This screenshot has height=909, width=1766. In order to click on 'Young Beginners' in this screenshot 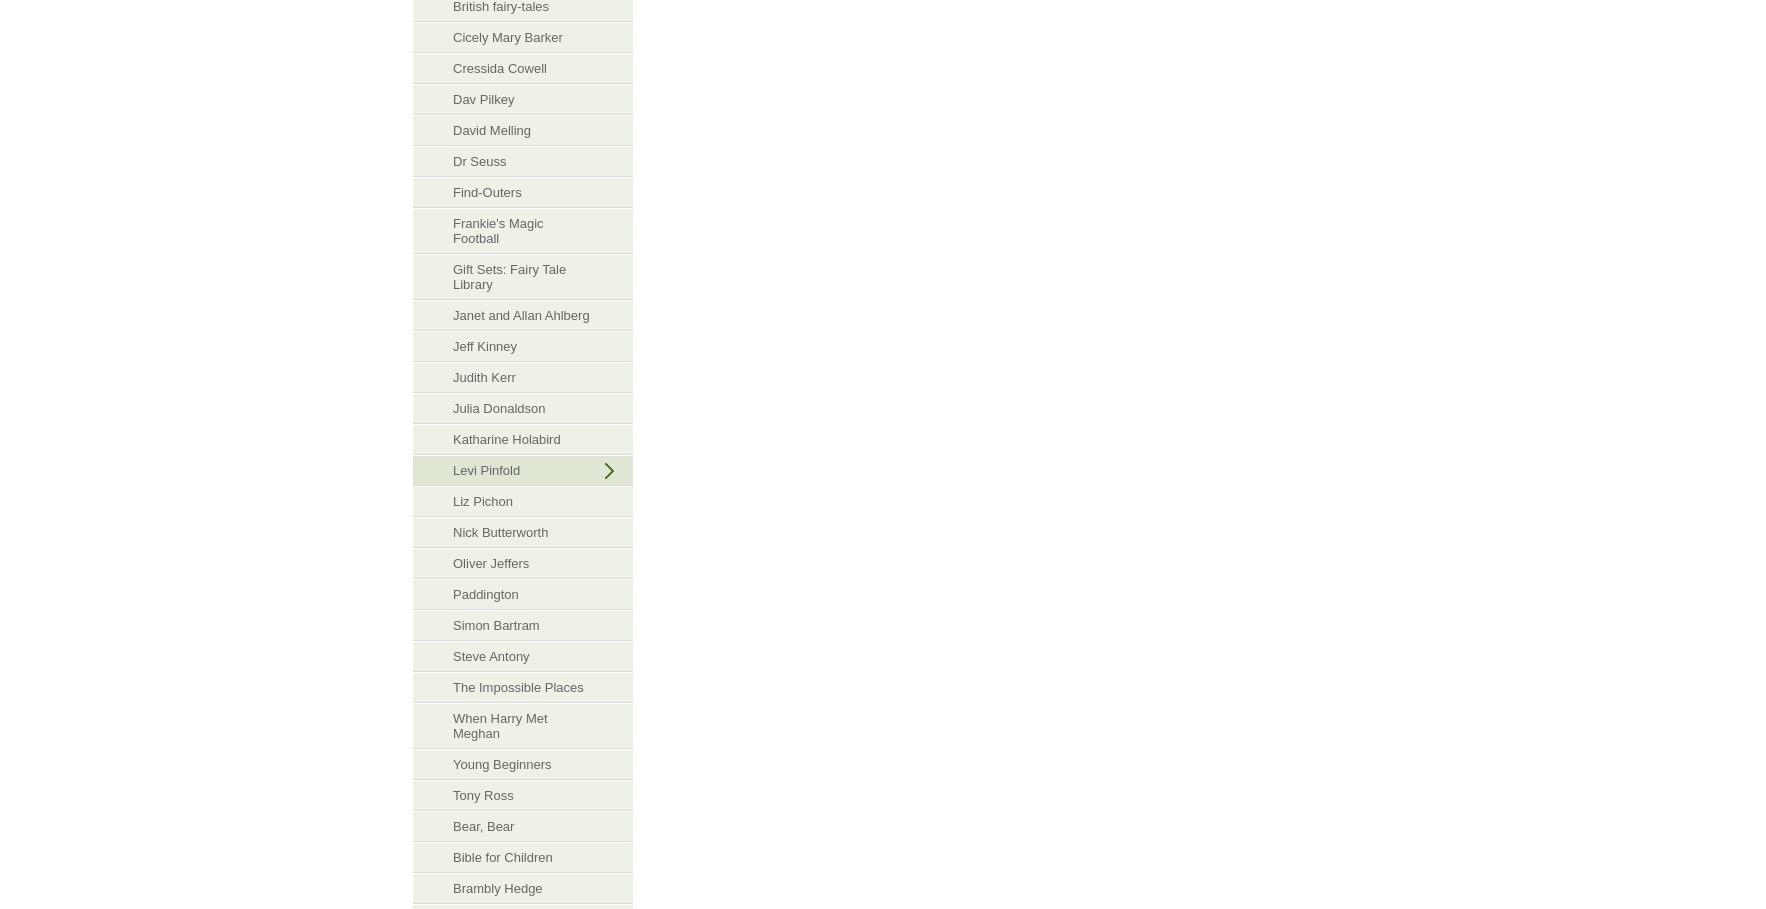, I will do `click(502, 764)`.